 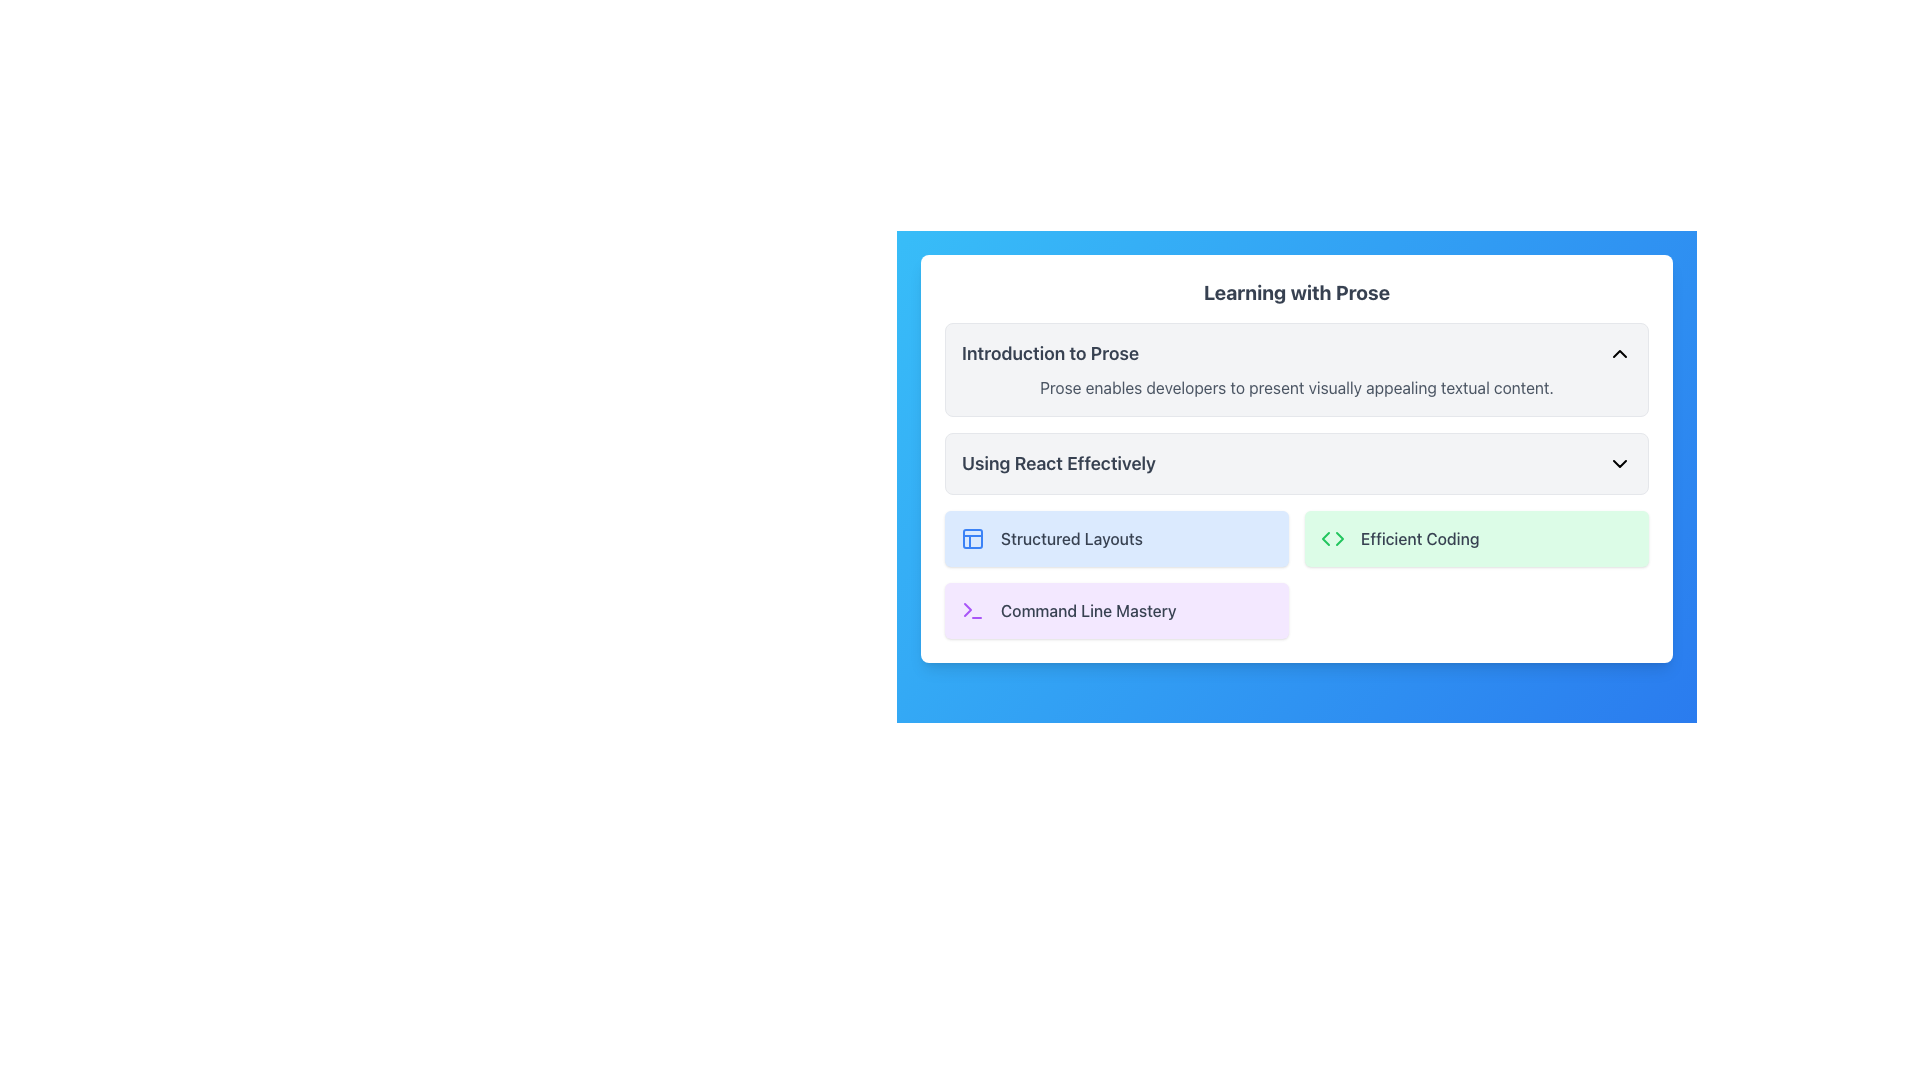 What do you see at coordinates (1333, 538) in the screenshot?
I see `the coding icon located` at bounding box center [1333, 538].